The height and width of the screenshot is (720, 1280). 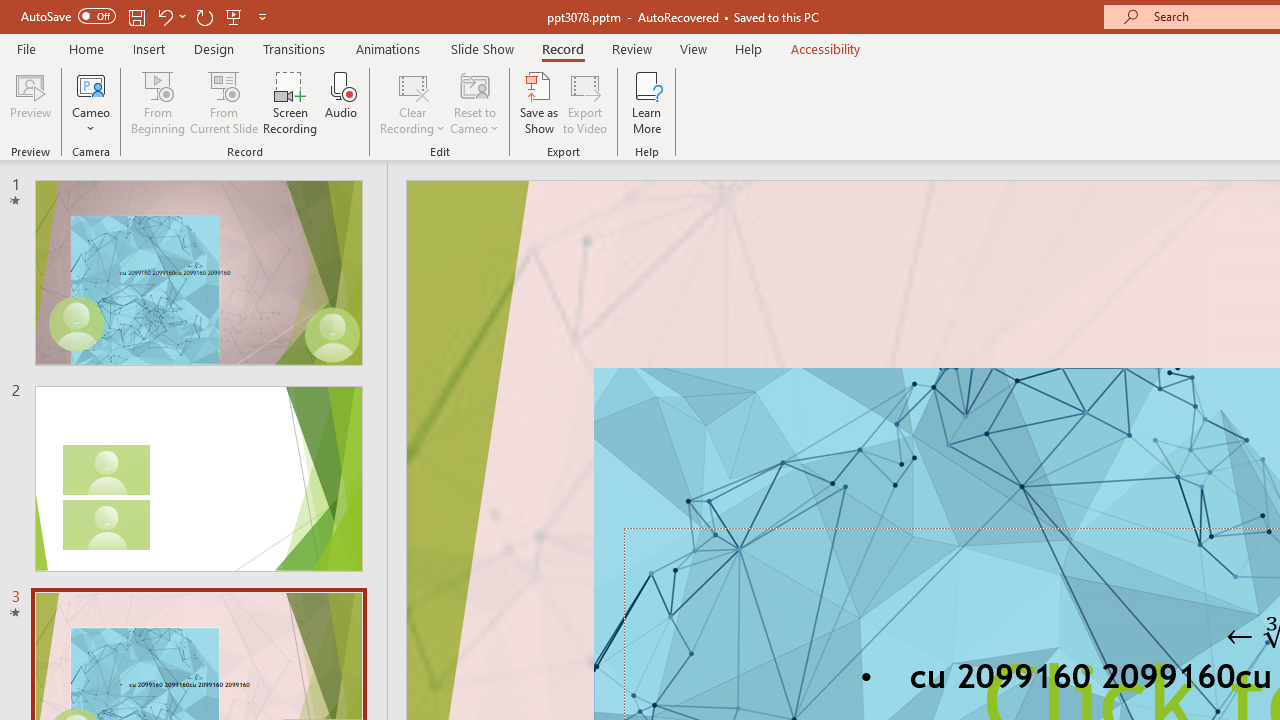 What do you see at coordinates (289, 103) in the screenshot?
I see `'Screen Recording'` at bounding box center [289, 103].